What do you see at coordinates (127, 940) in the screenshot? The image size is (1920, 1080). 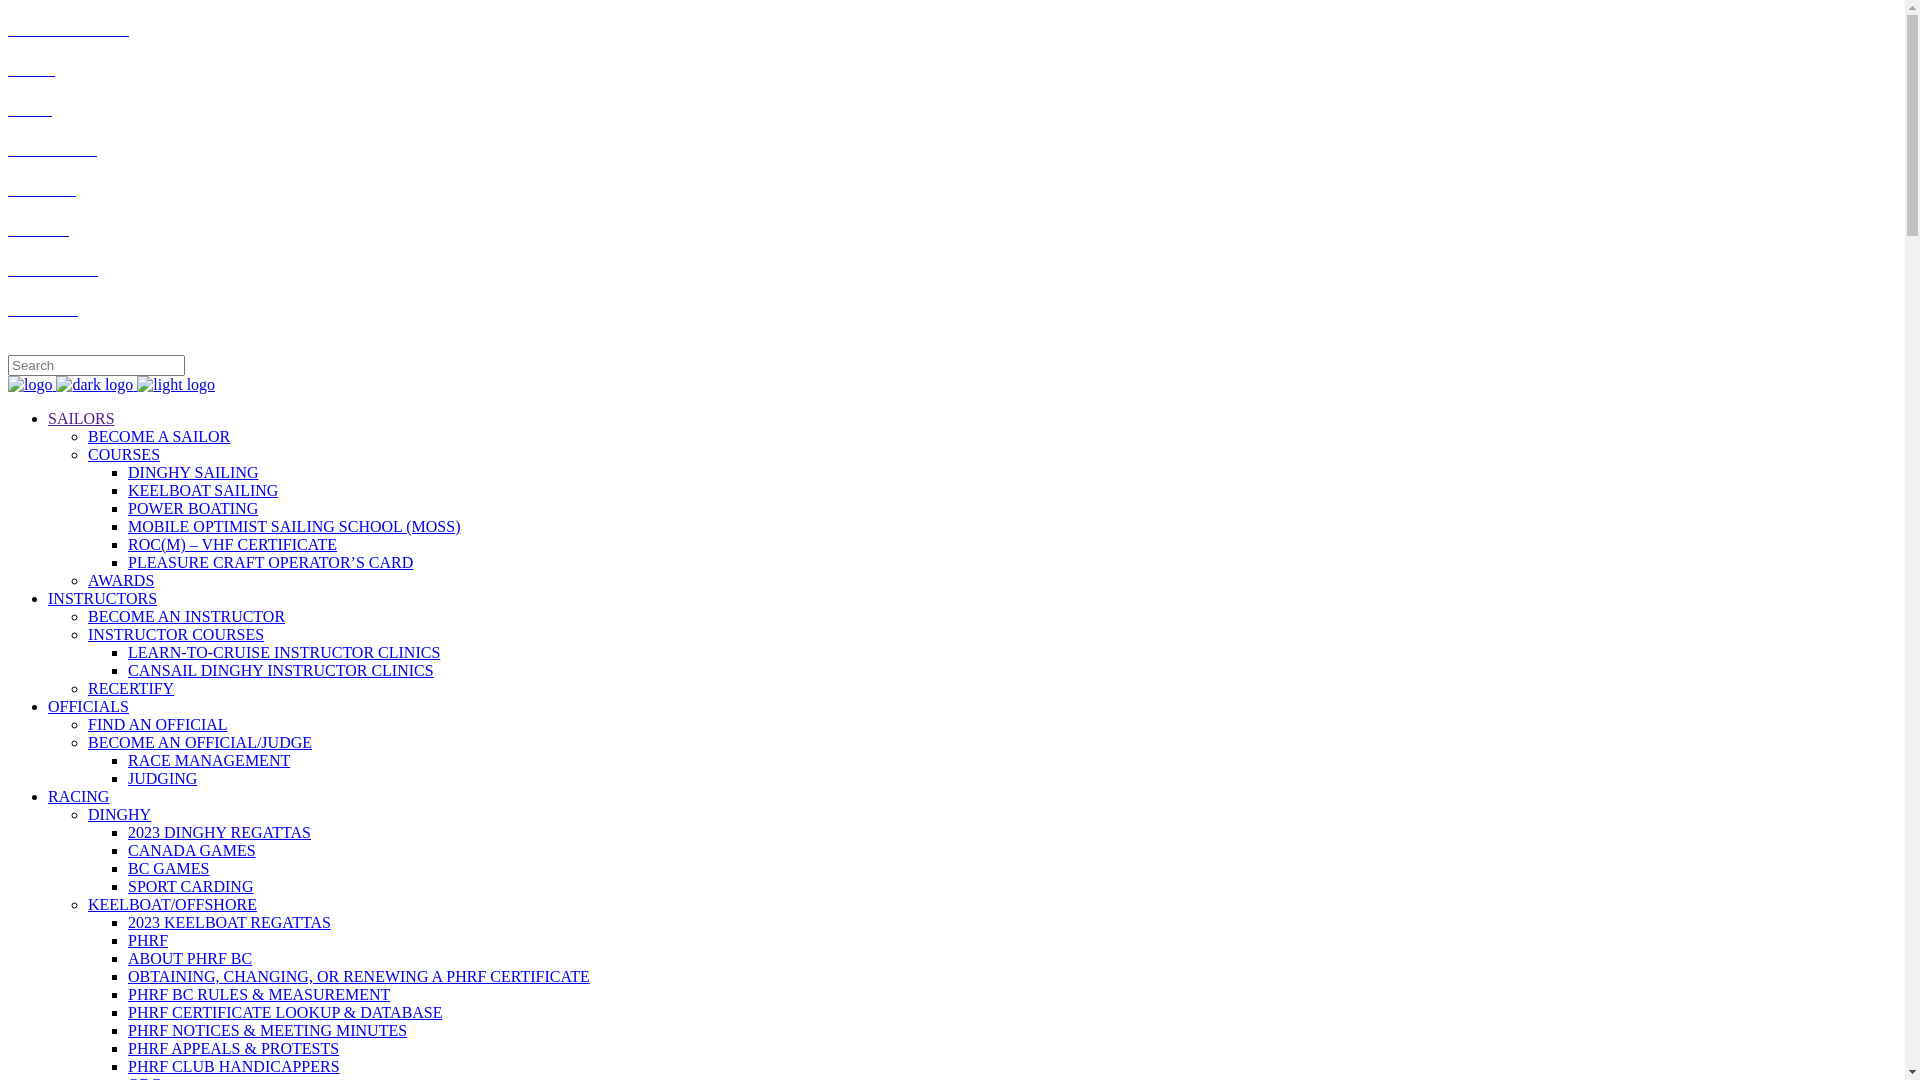 I see `'PHRF'` at bounding box center [127, 940].